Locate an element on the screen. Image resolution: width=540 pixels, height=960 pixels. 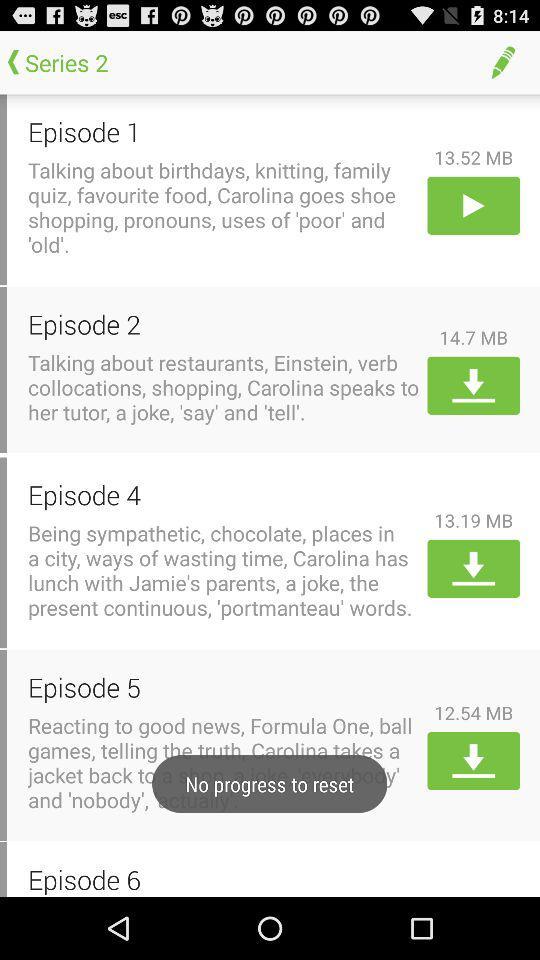
episode 6 item is located at coordinates (223, 878).